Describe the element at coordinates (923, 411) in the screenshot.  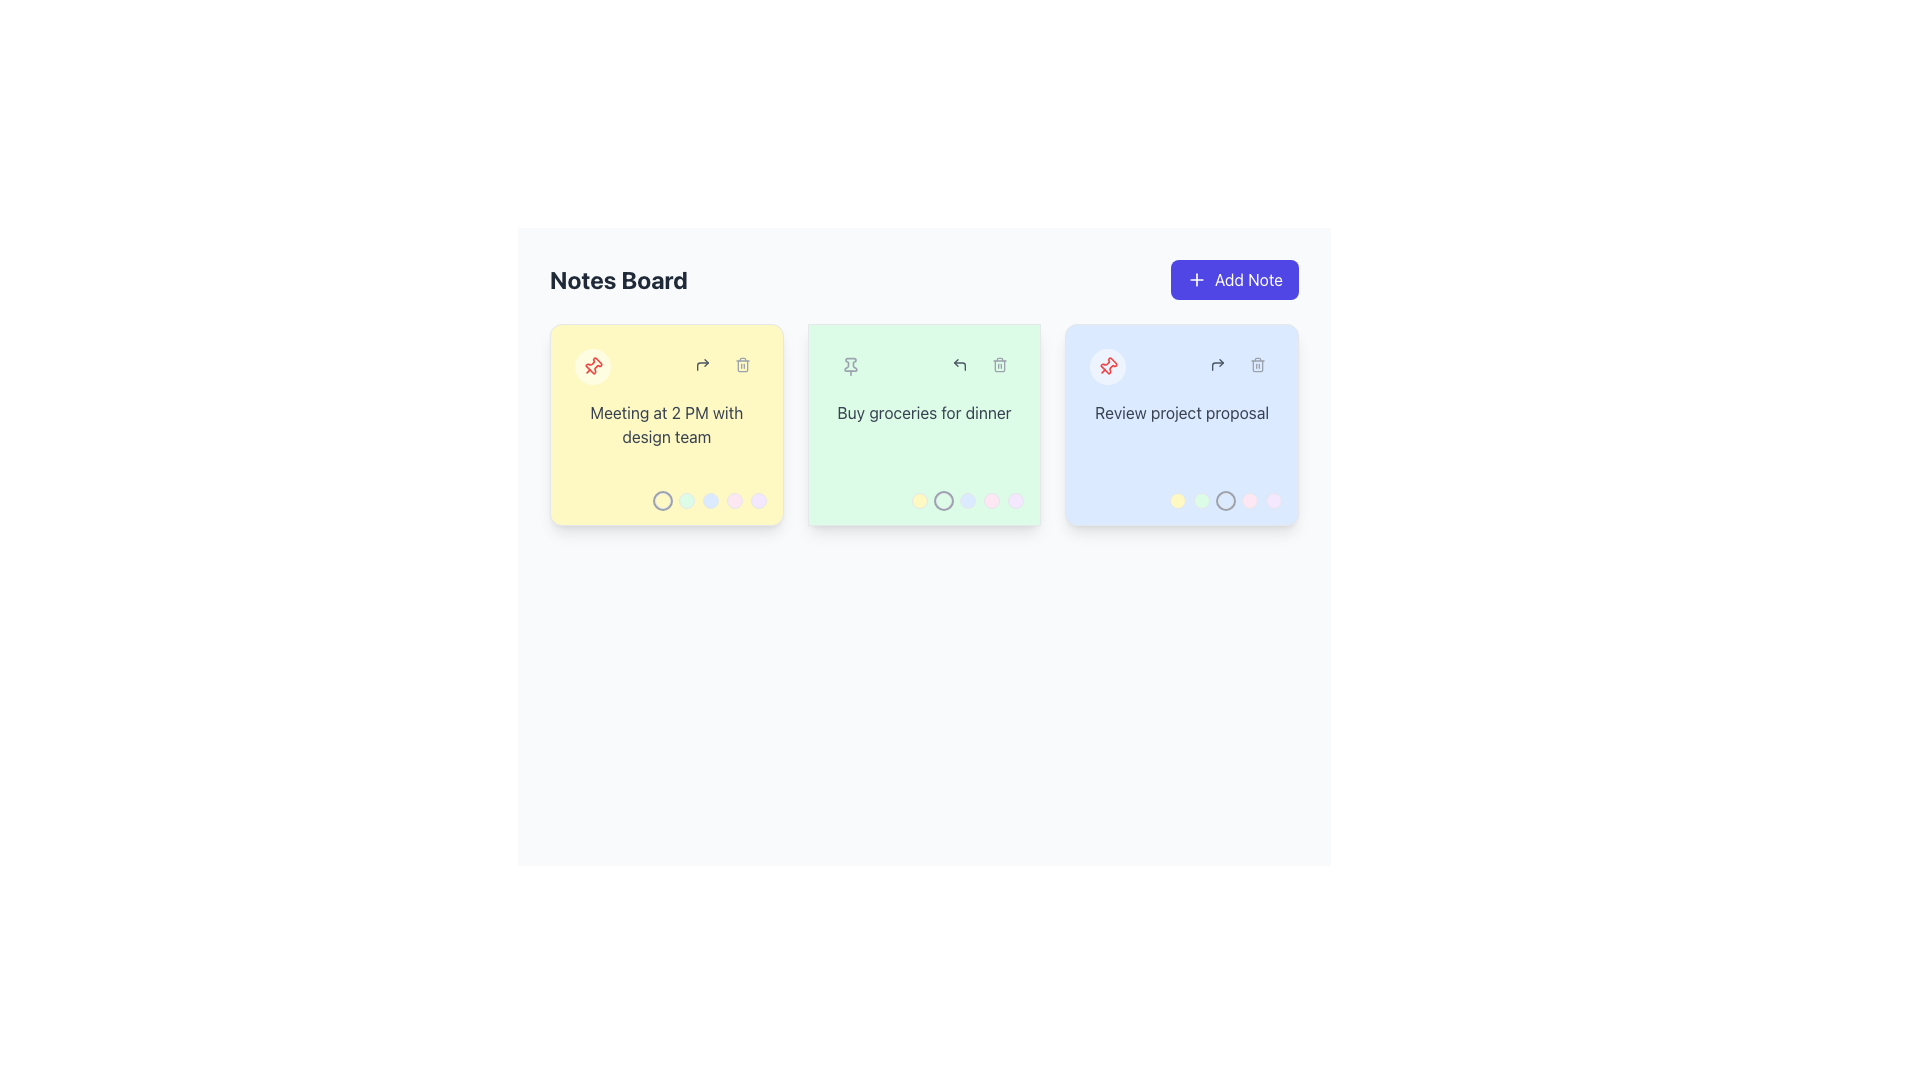
I see `the static text element that displays the content or title of the note, located centrally in the second note card under 'Notes Board'` at that location.